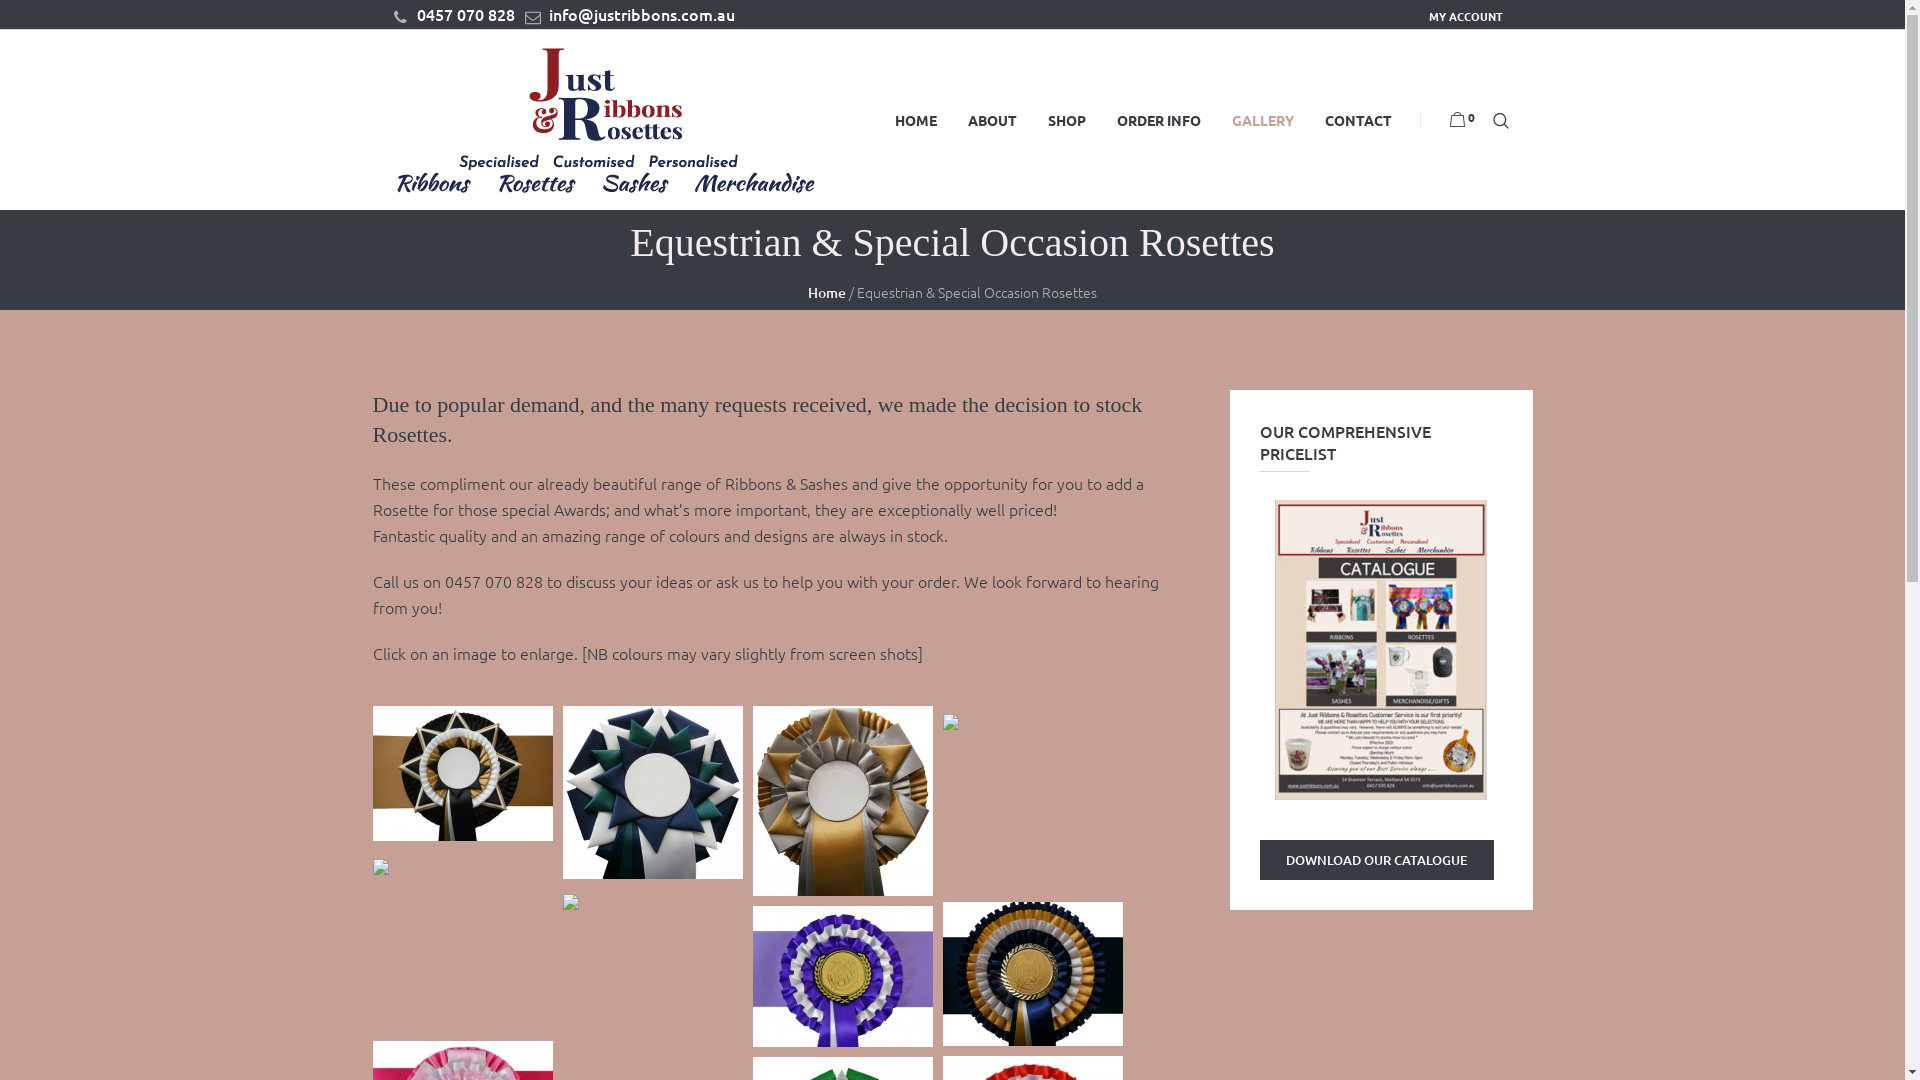 The height and width of the screenshot is (1080, 1920). I want to click on 'HOME', so click(915, 119).